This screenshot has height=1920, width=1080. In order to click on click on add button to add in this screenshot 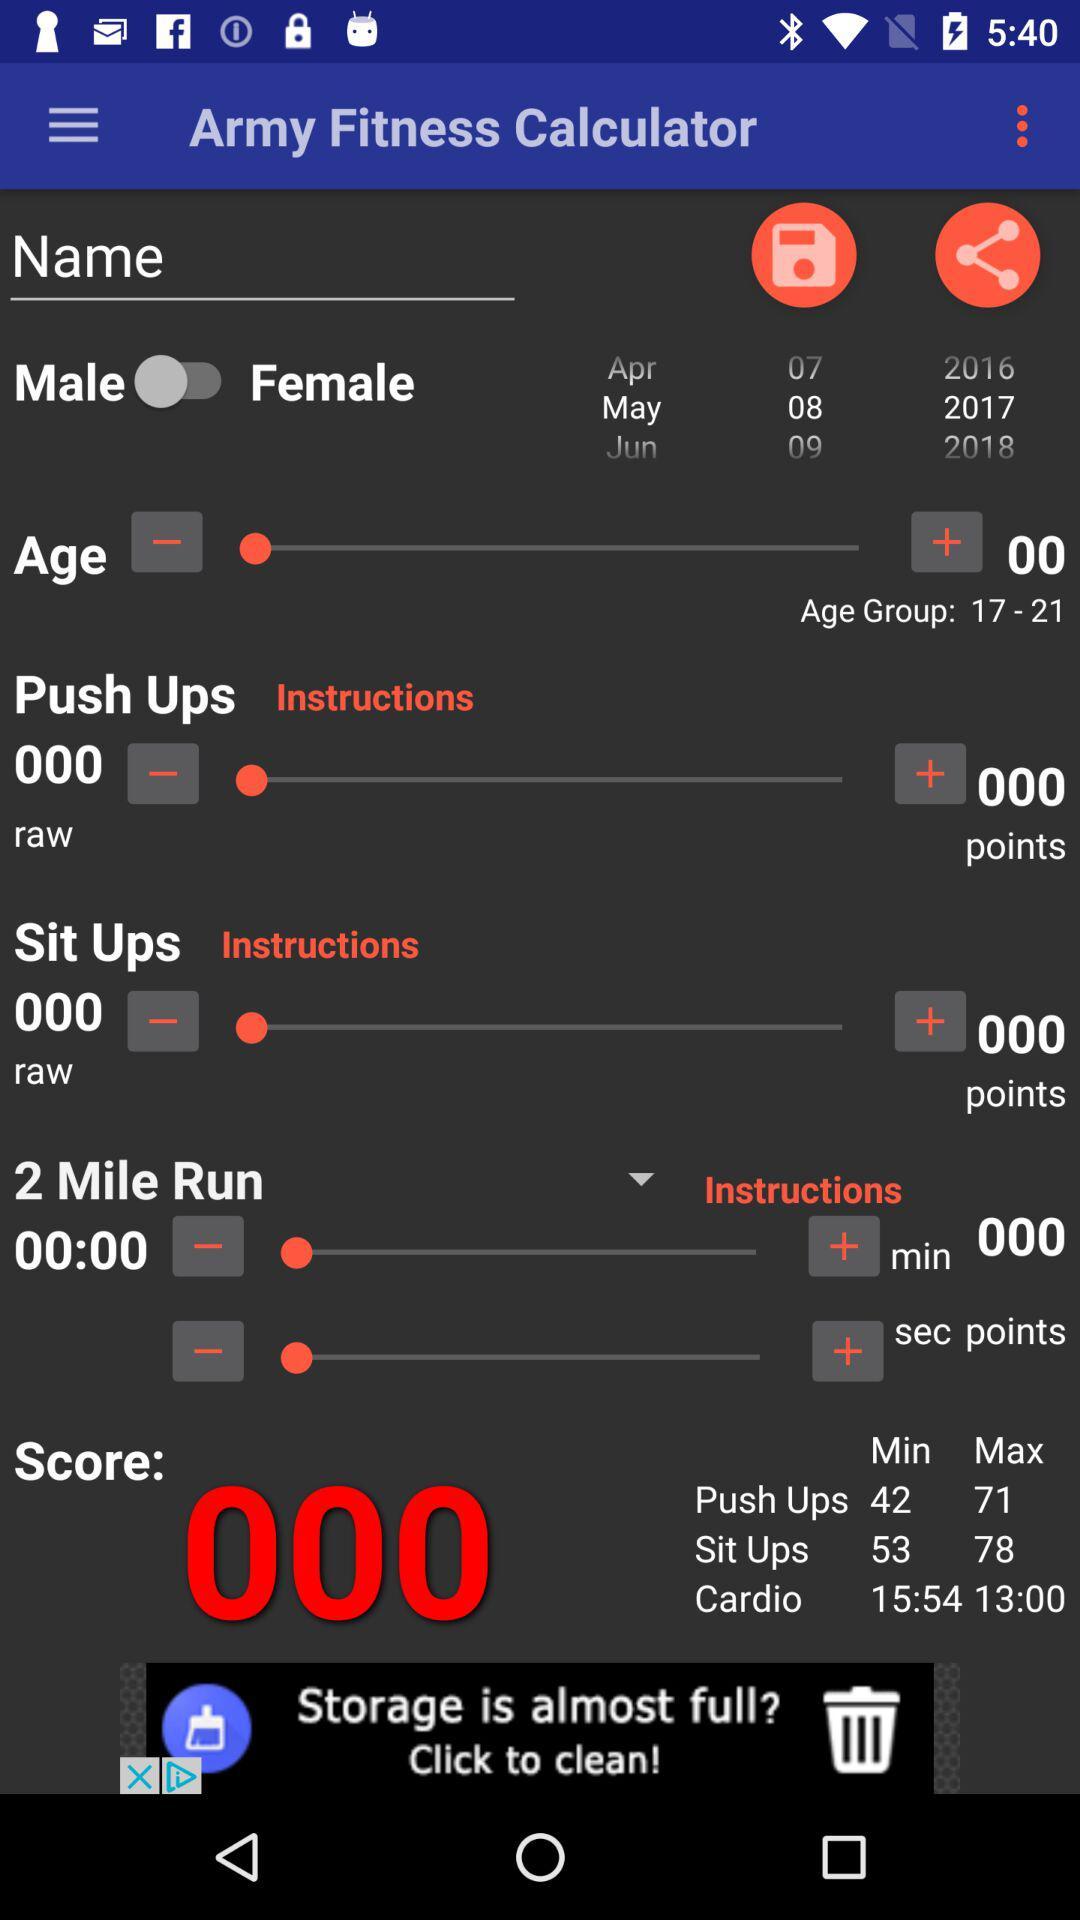, I will do `click(847, 1351)`.